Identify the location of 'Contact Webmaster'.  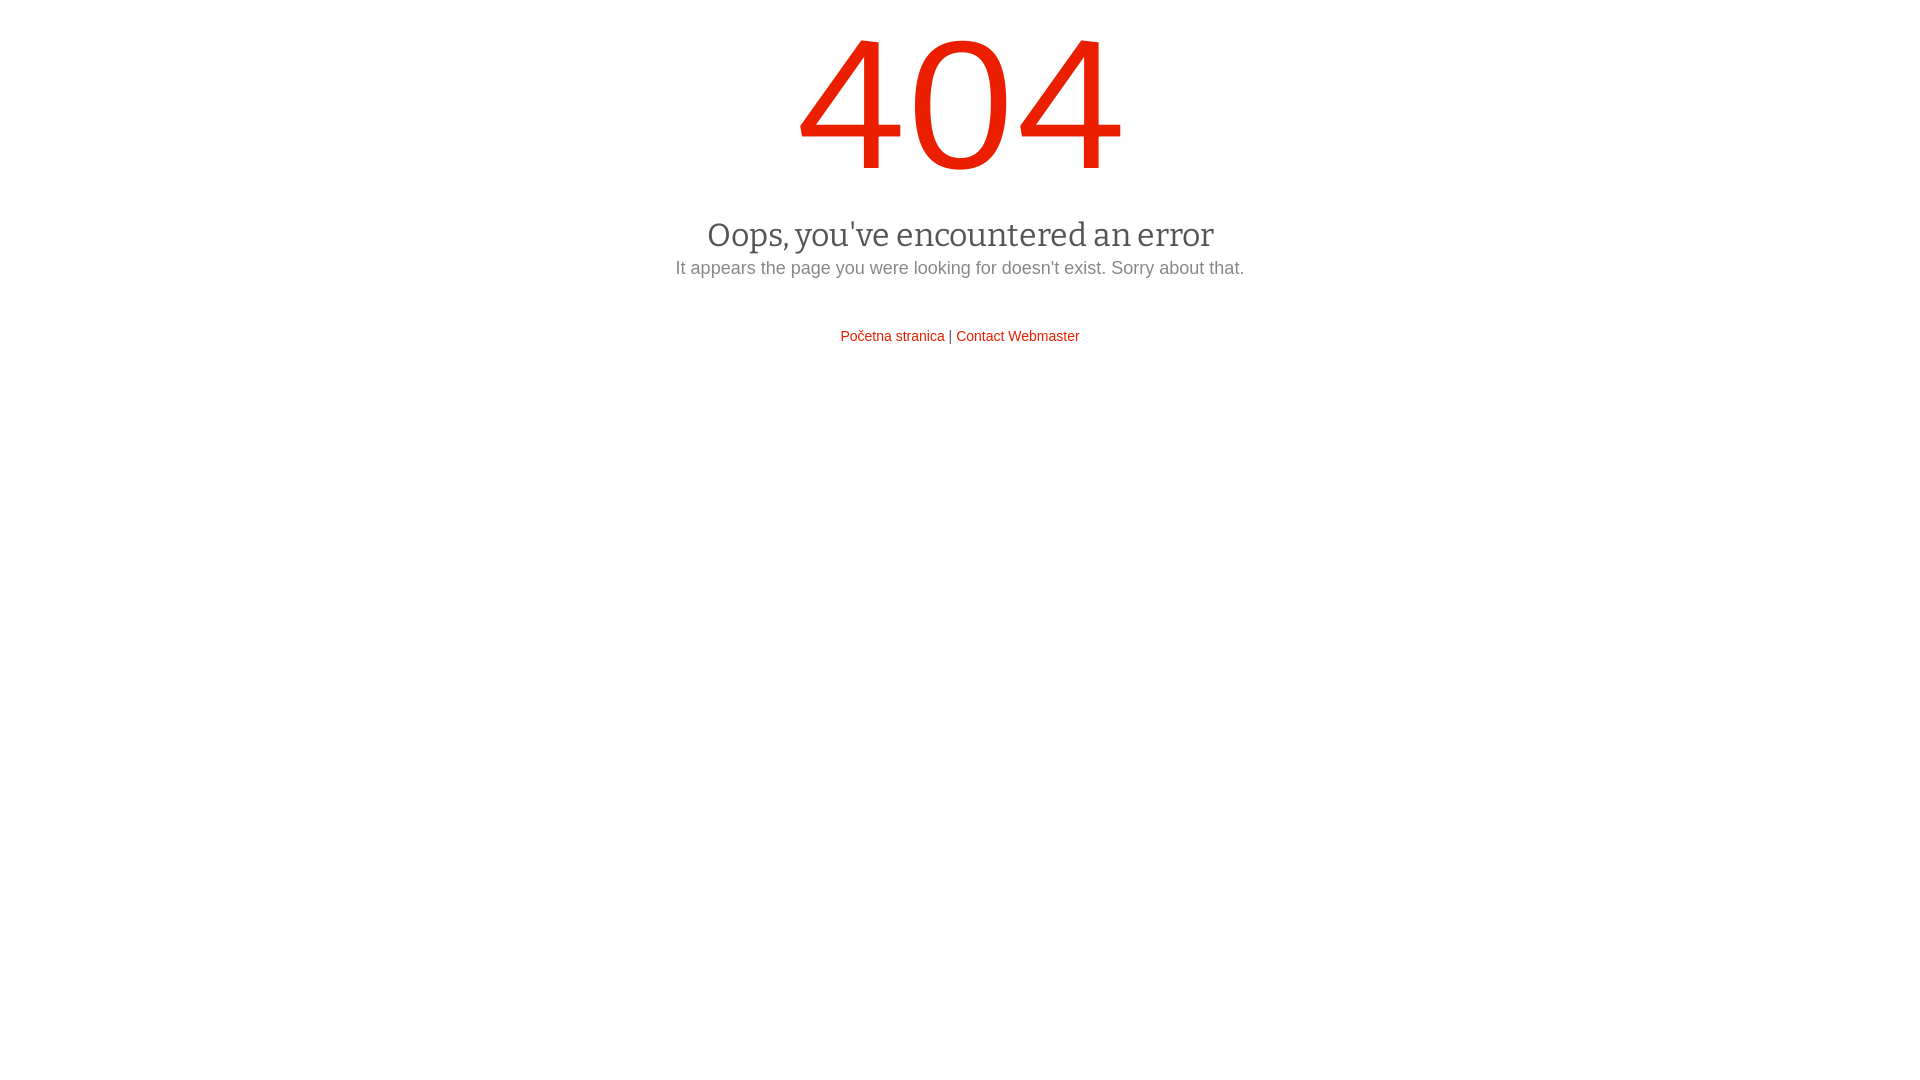
(1017, 334).